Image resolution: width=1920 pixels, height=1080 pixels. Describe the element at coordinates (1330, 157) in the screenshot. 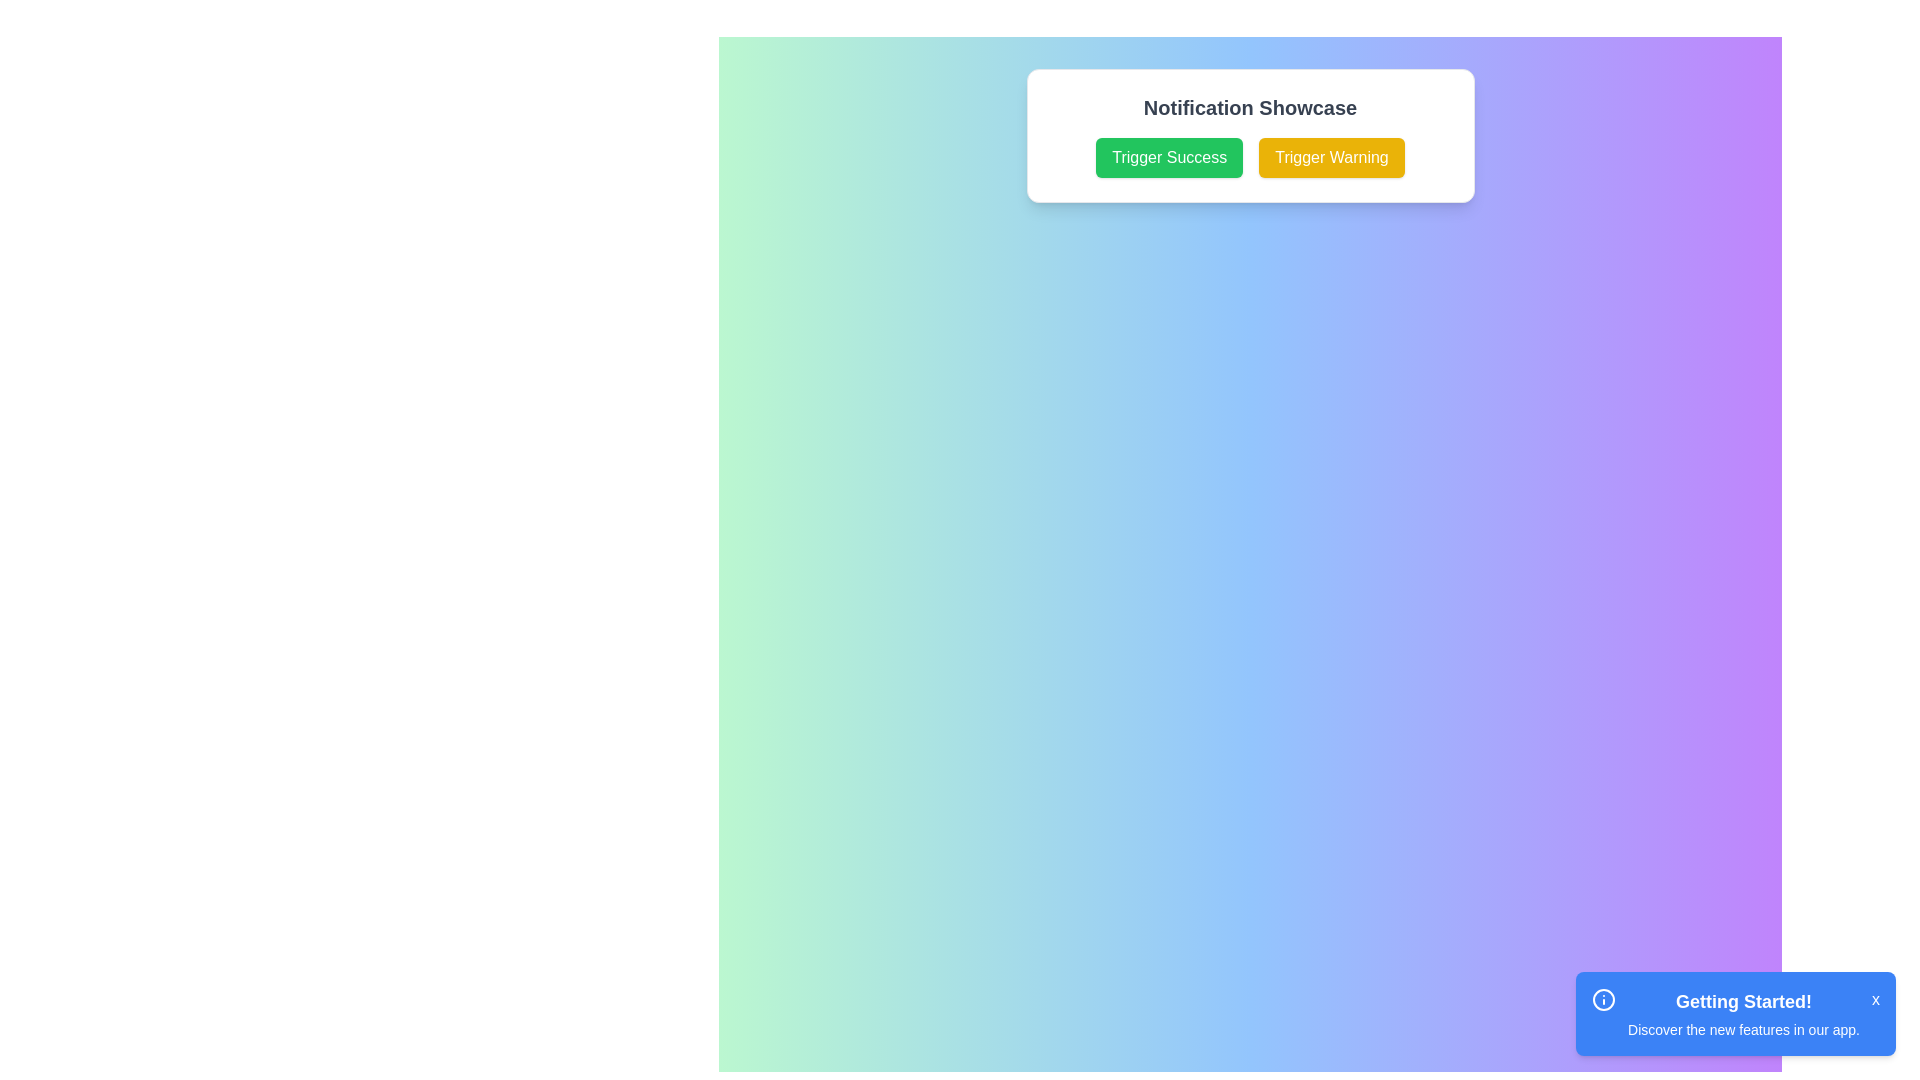

I see `the 'Trigger Warning' button, which is a rectangular button with a yellow background and white text located in the bottom right of the white notification box` at that location.